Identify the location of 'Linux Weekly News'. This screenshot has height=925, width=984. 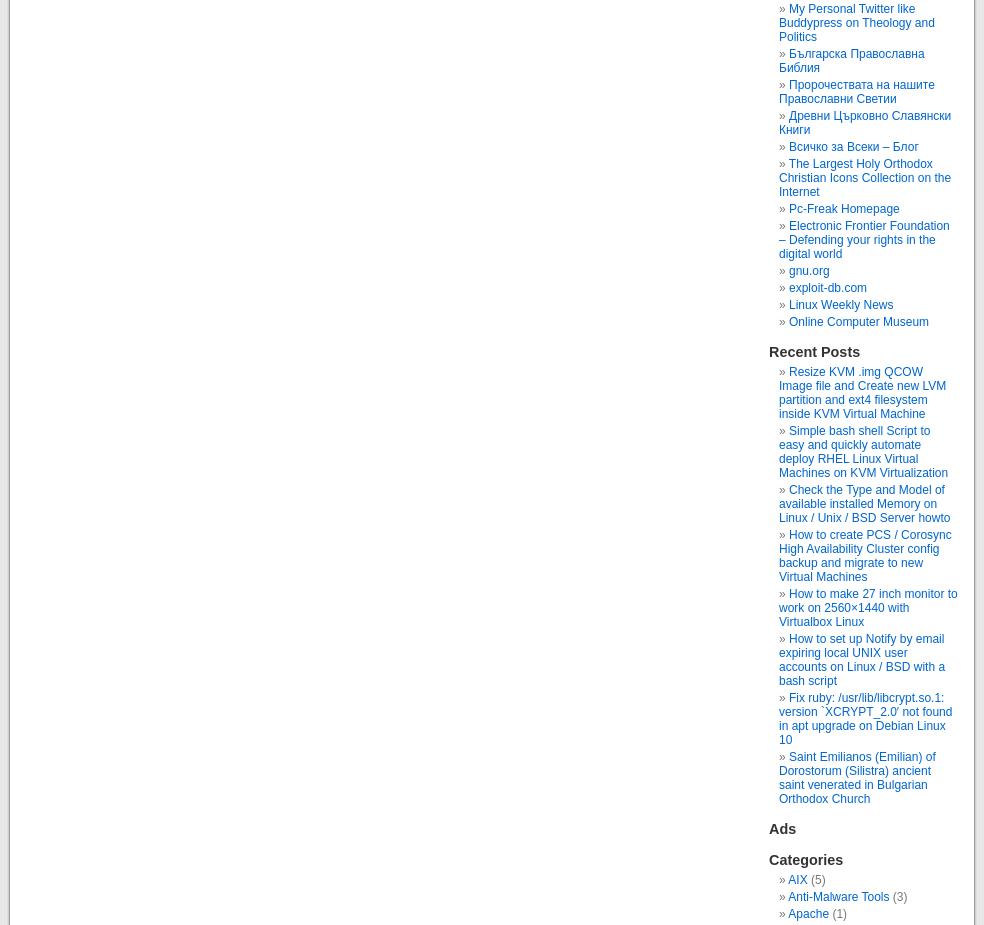
(840, 303).